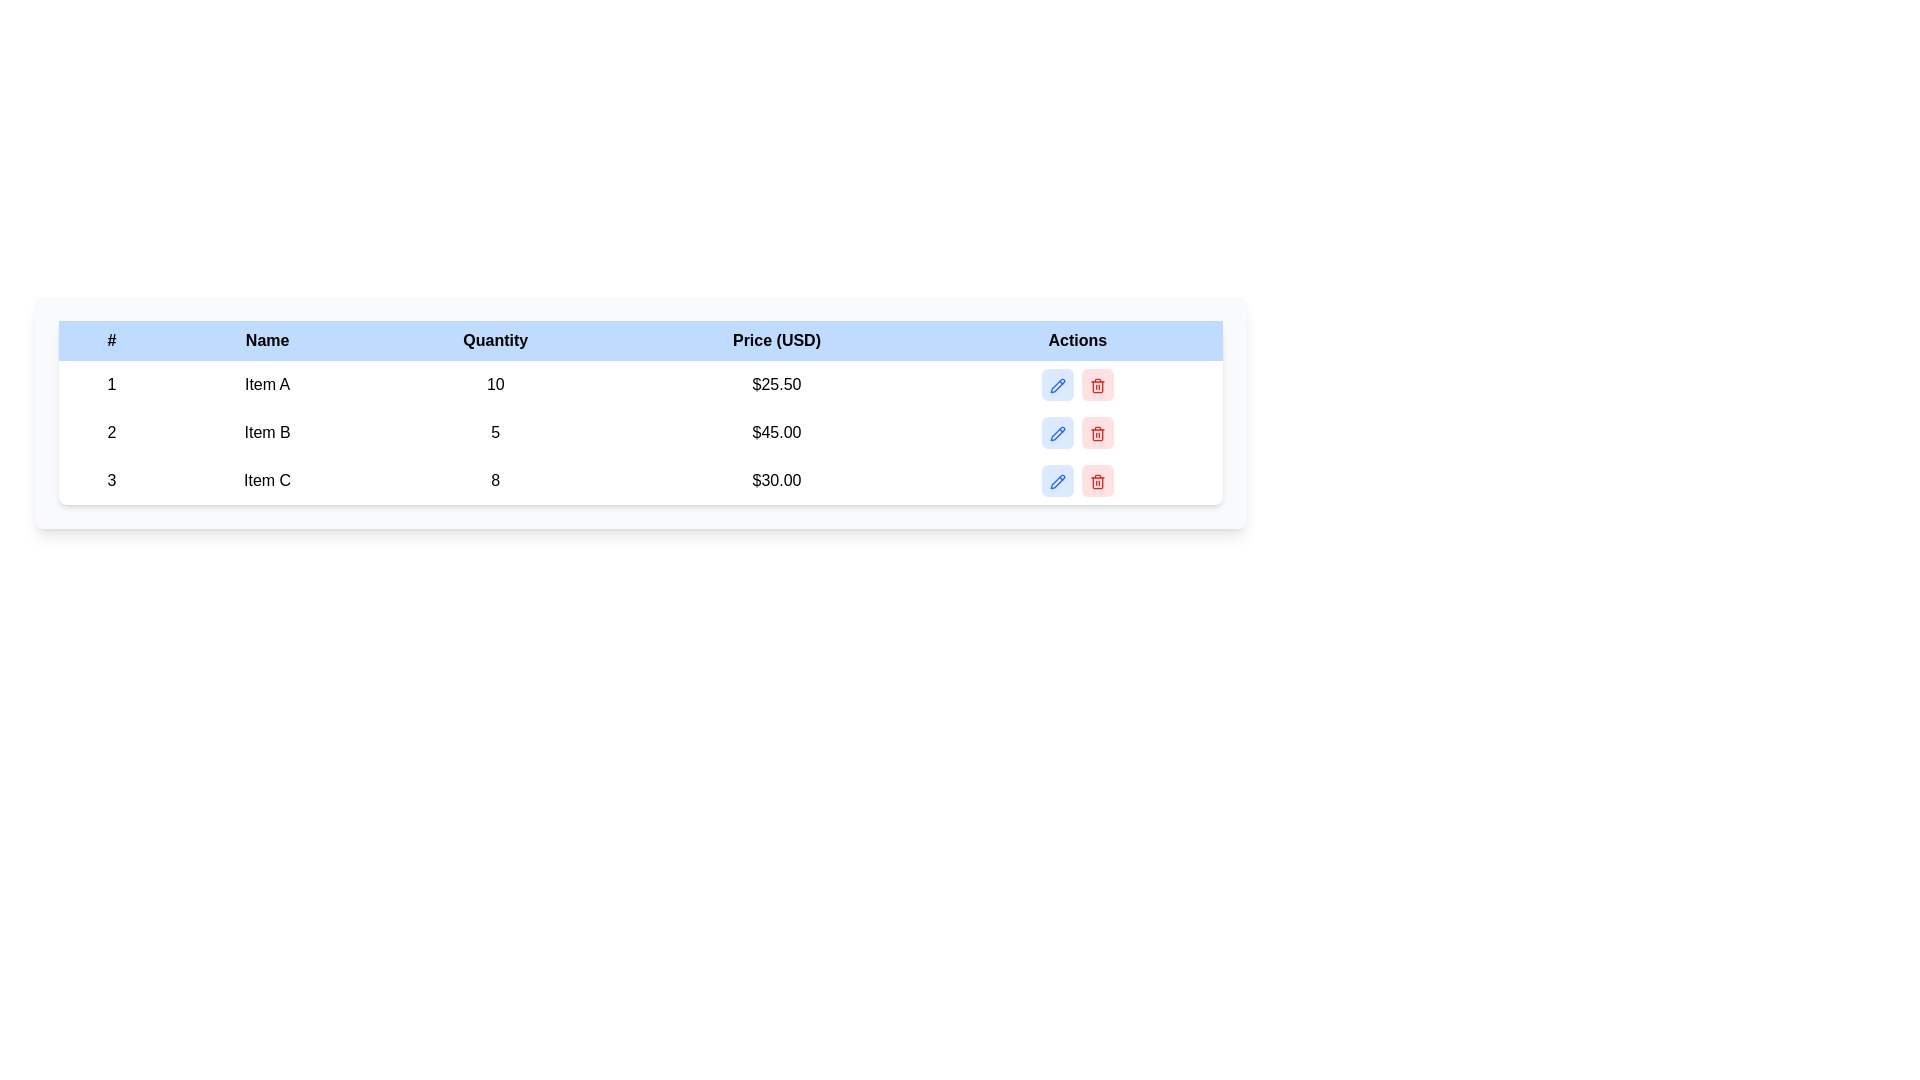 This screenshot has height=1080, width=1920. I want to click on the text display that shows the price of 'Item B' in the 'Price (USD)' column of the table, so click(776, 431).